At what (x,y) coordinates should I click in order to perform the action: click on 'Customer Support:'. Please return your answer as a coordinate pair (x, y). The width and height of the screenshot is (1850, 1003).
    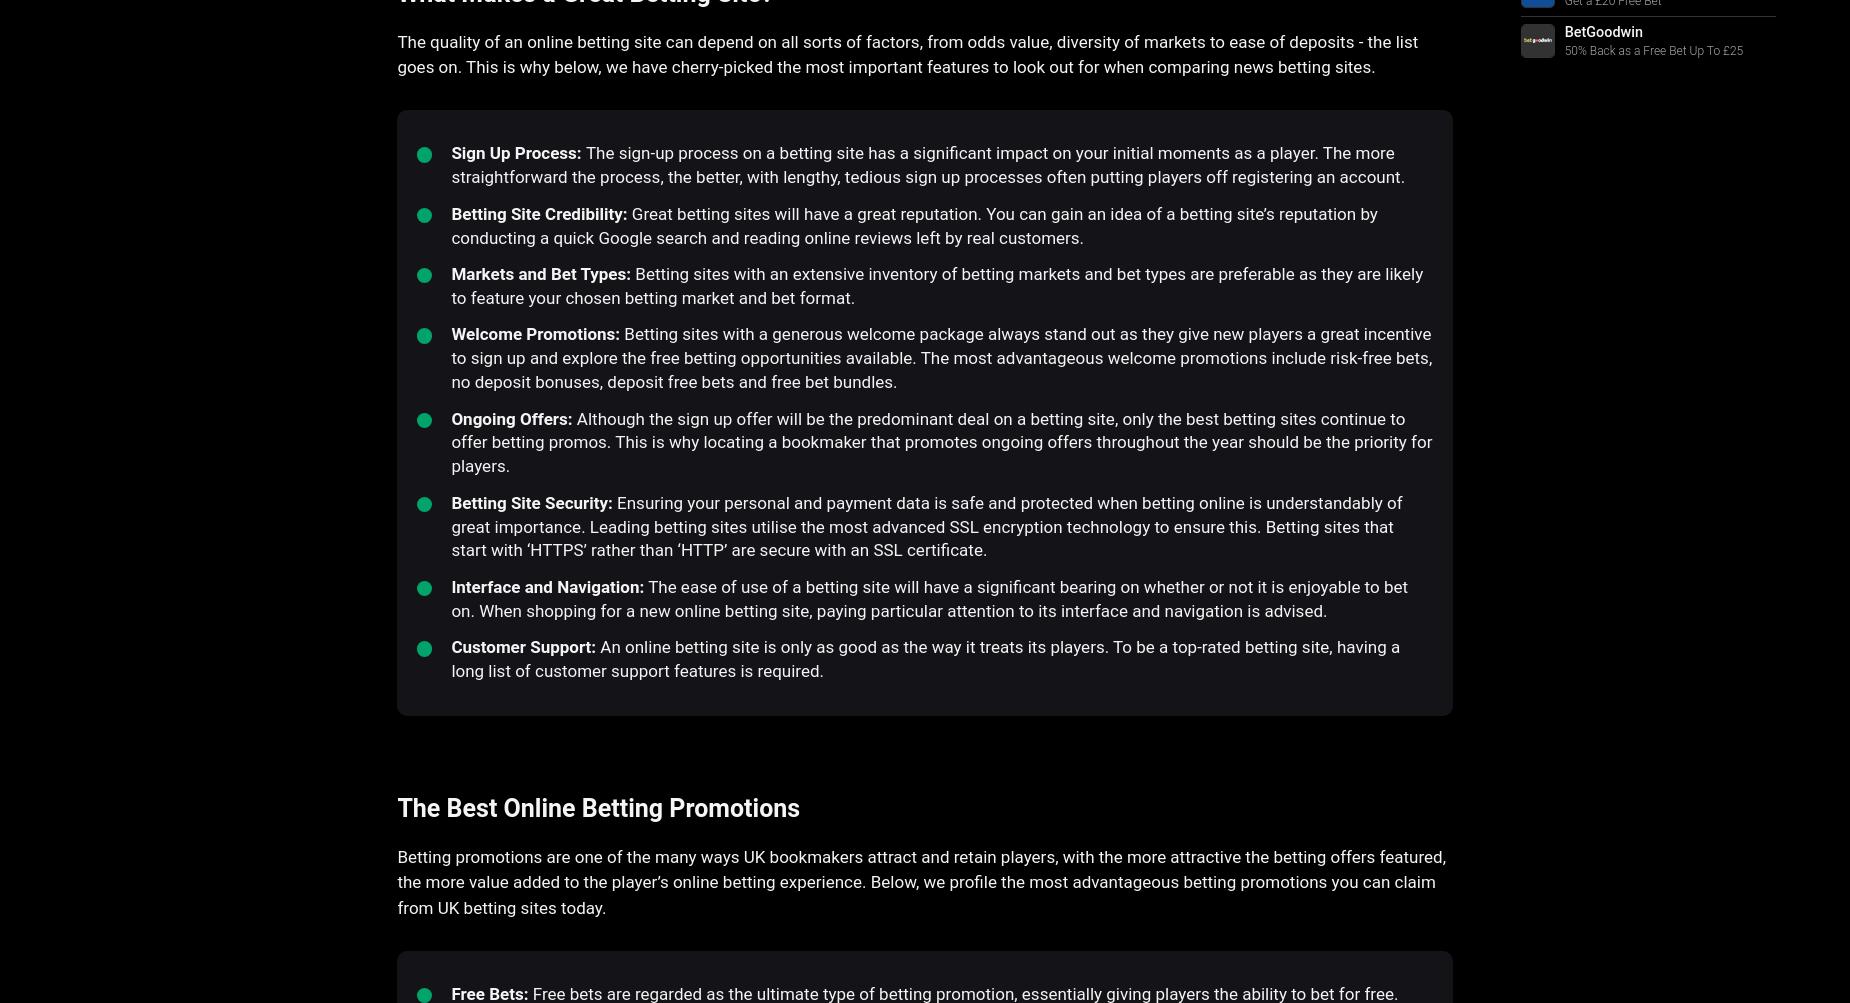
    Looking at the image, I should click on (523, 647).